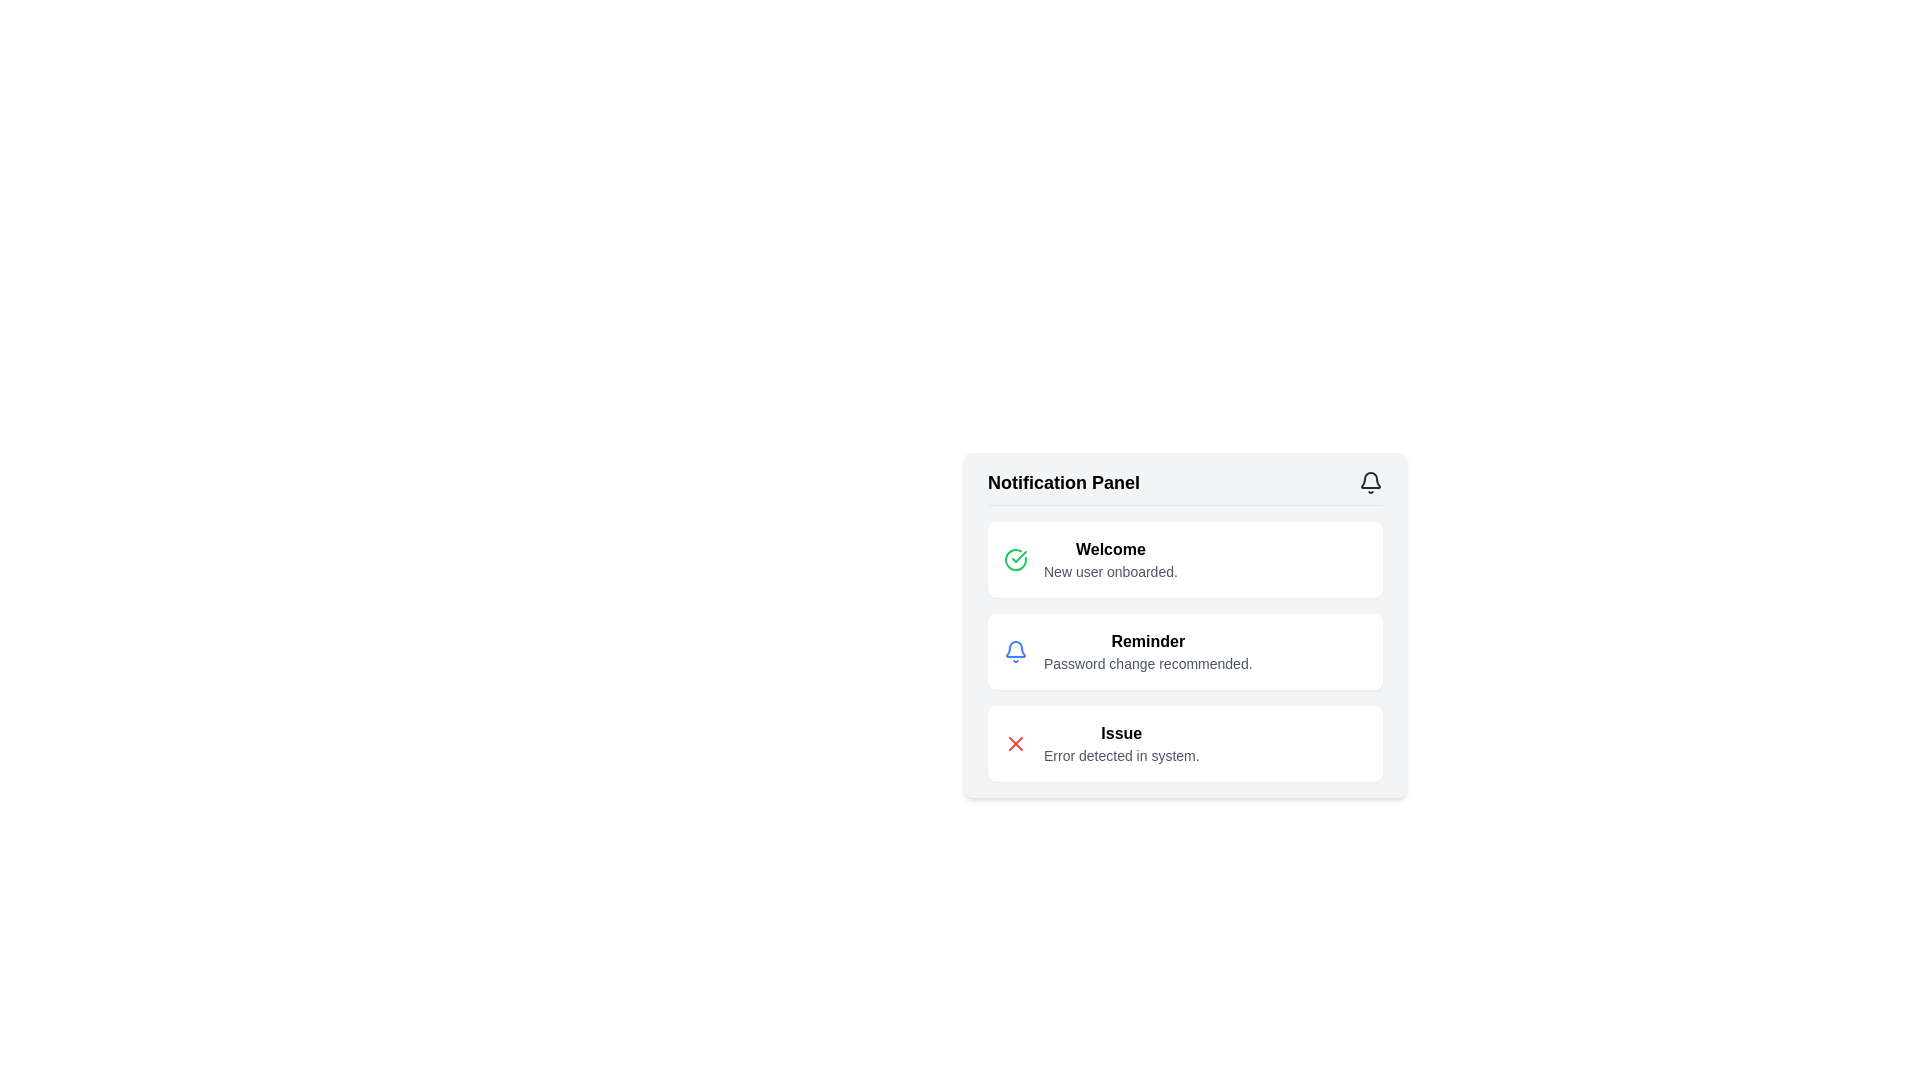 This screenshot has height=1080, width=1920. I want to click on the text label 'Password change recommended.' located under the 'Reminder' heading in the notification panel, so click(1148, 663).